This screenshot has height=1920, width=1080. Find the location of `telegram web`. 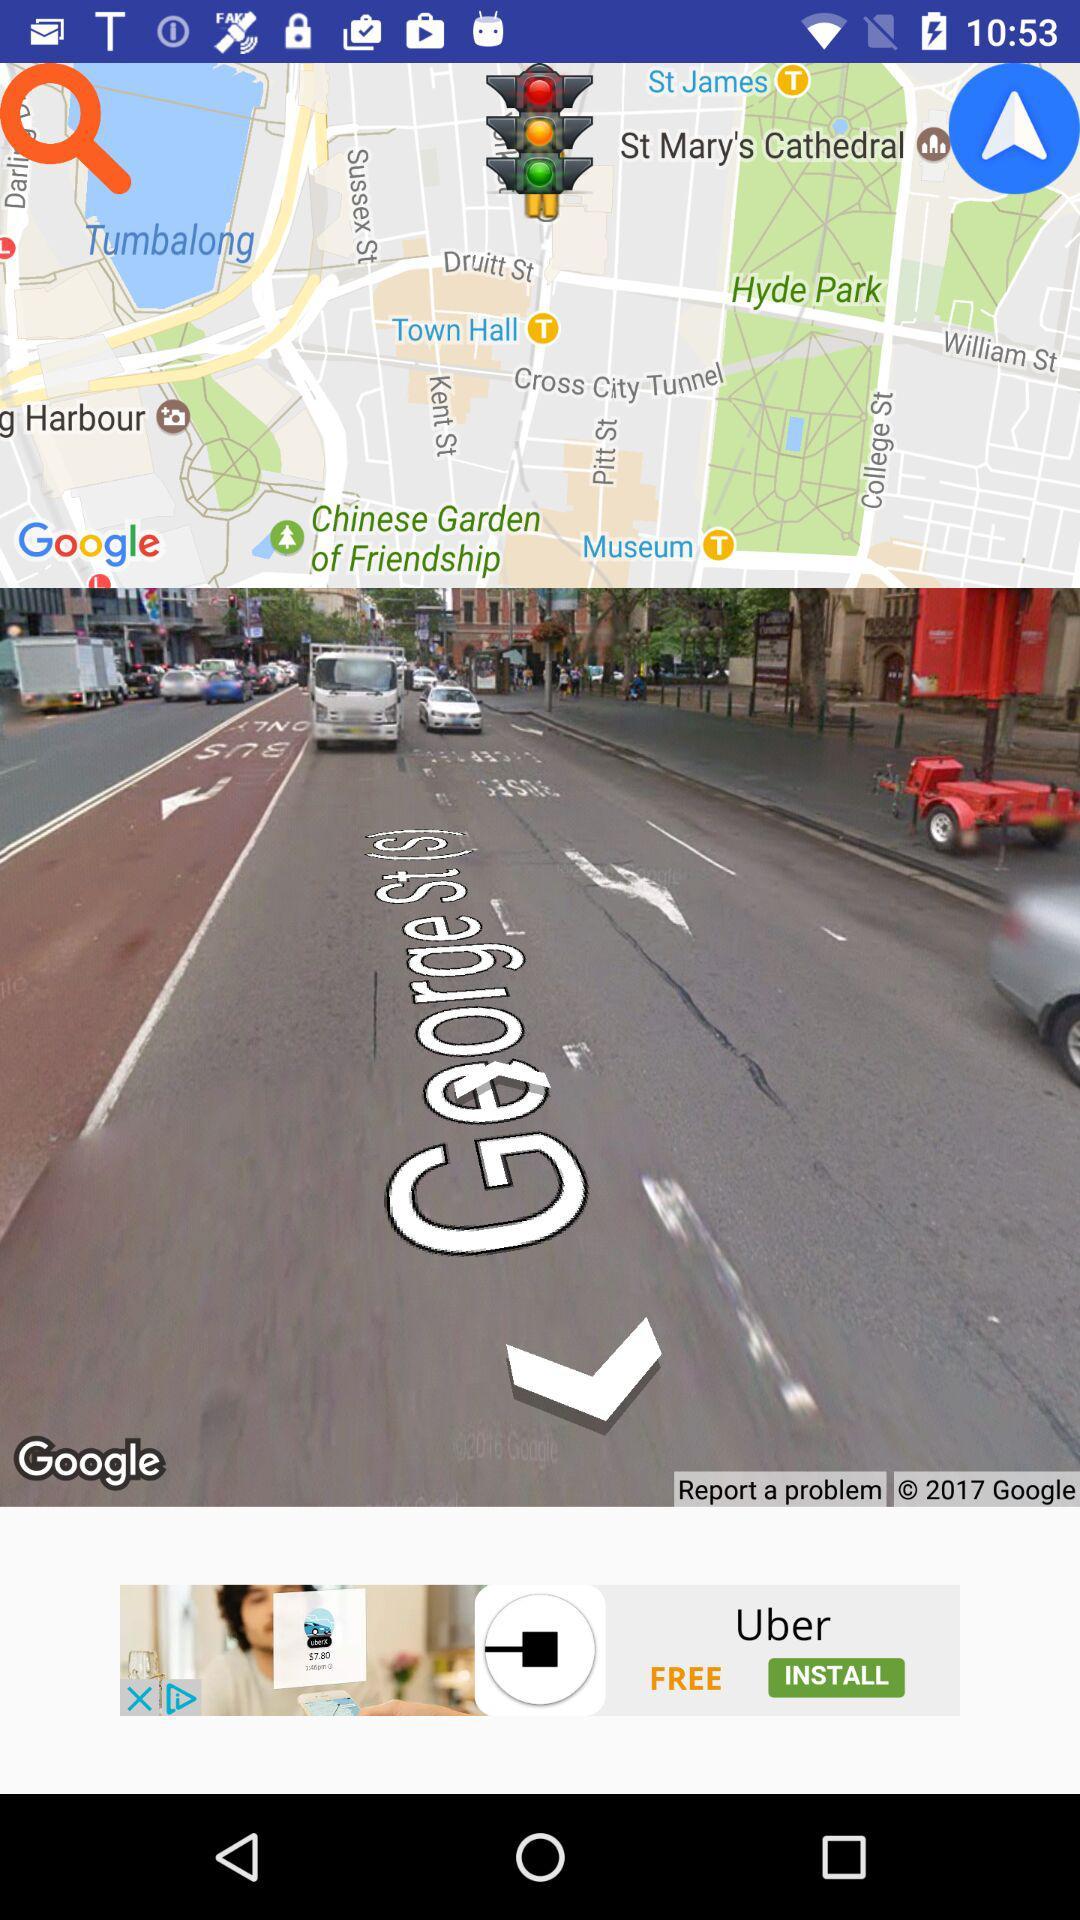

telegram web is located at coordinates (1014, 127).